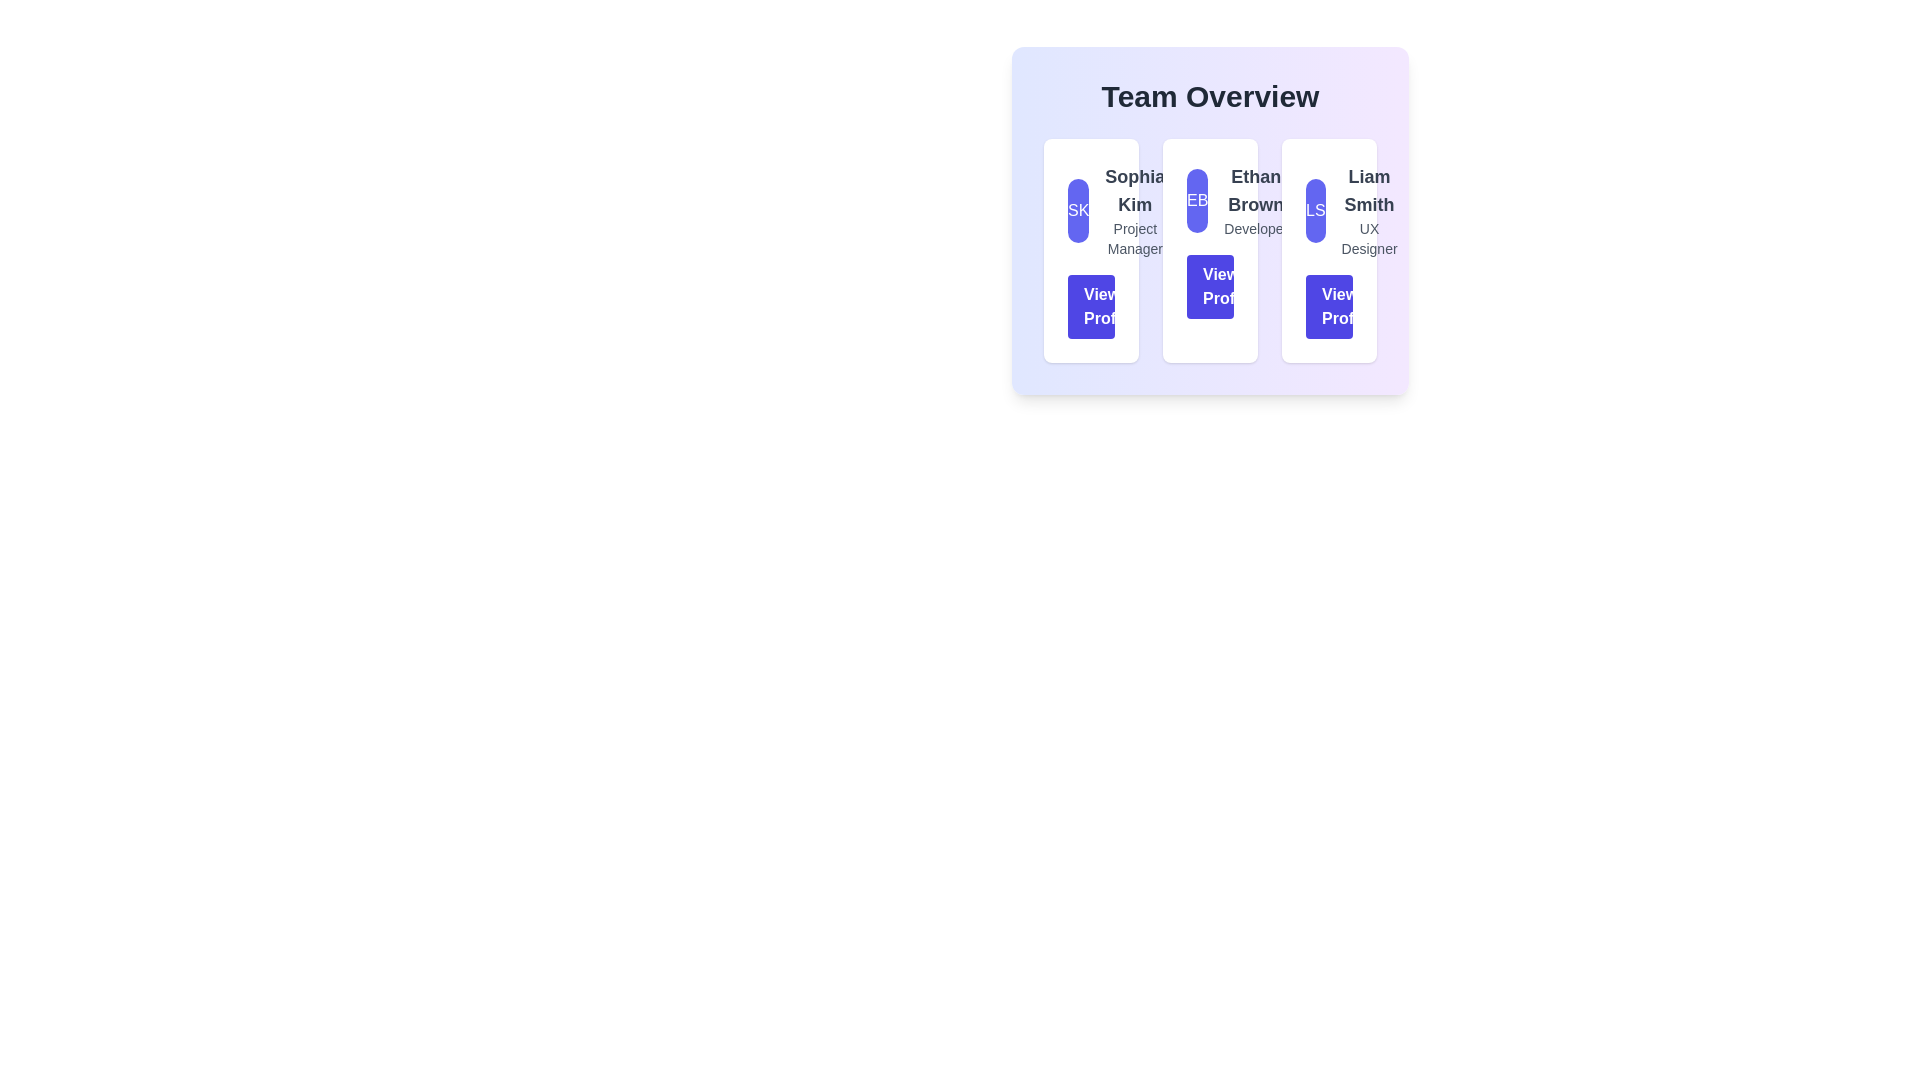 The height and width of the screenshot is (1080, 1920). What do you see at coordinates (1368, 238) in the screenshot?
I see `the text label indicating the professional role or title associated with 'Liam Smith', which is located below the name within the team member card` at bounding box center [1368, 238].